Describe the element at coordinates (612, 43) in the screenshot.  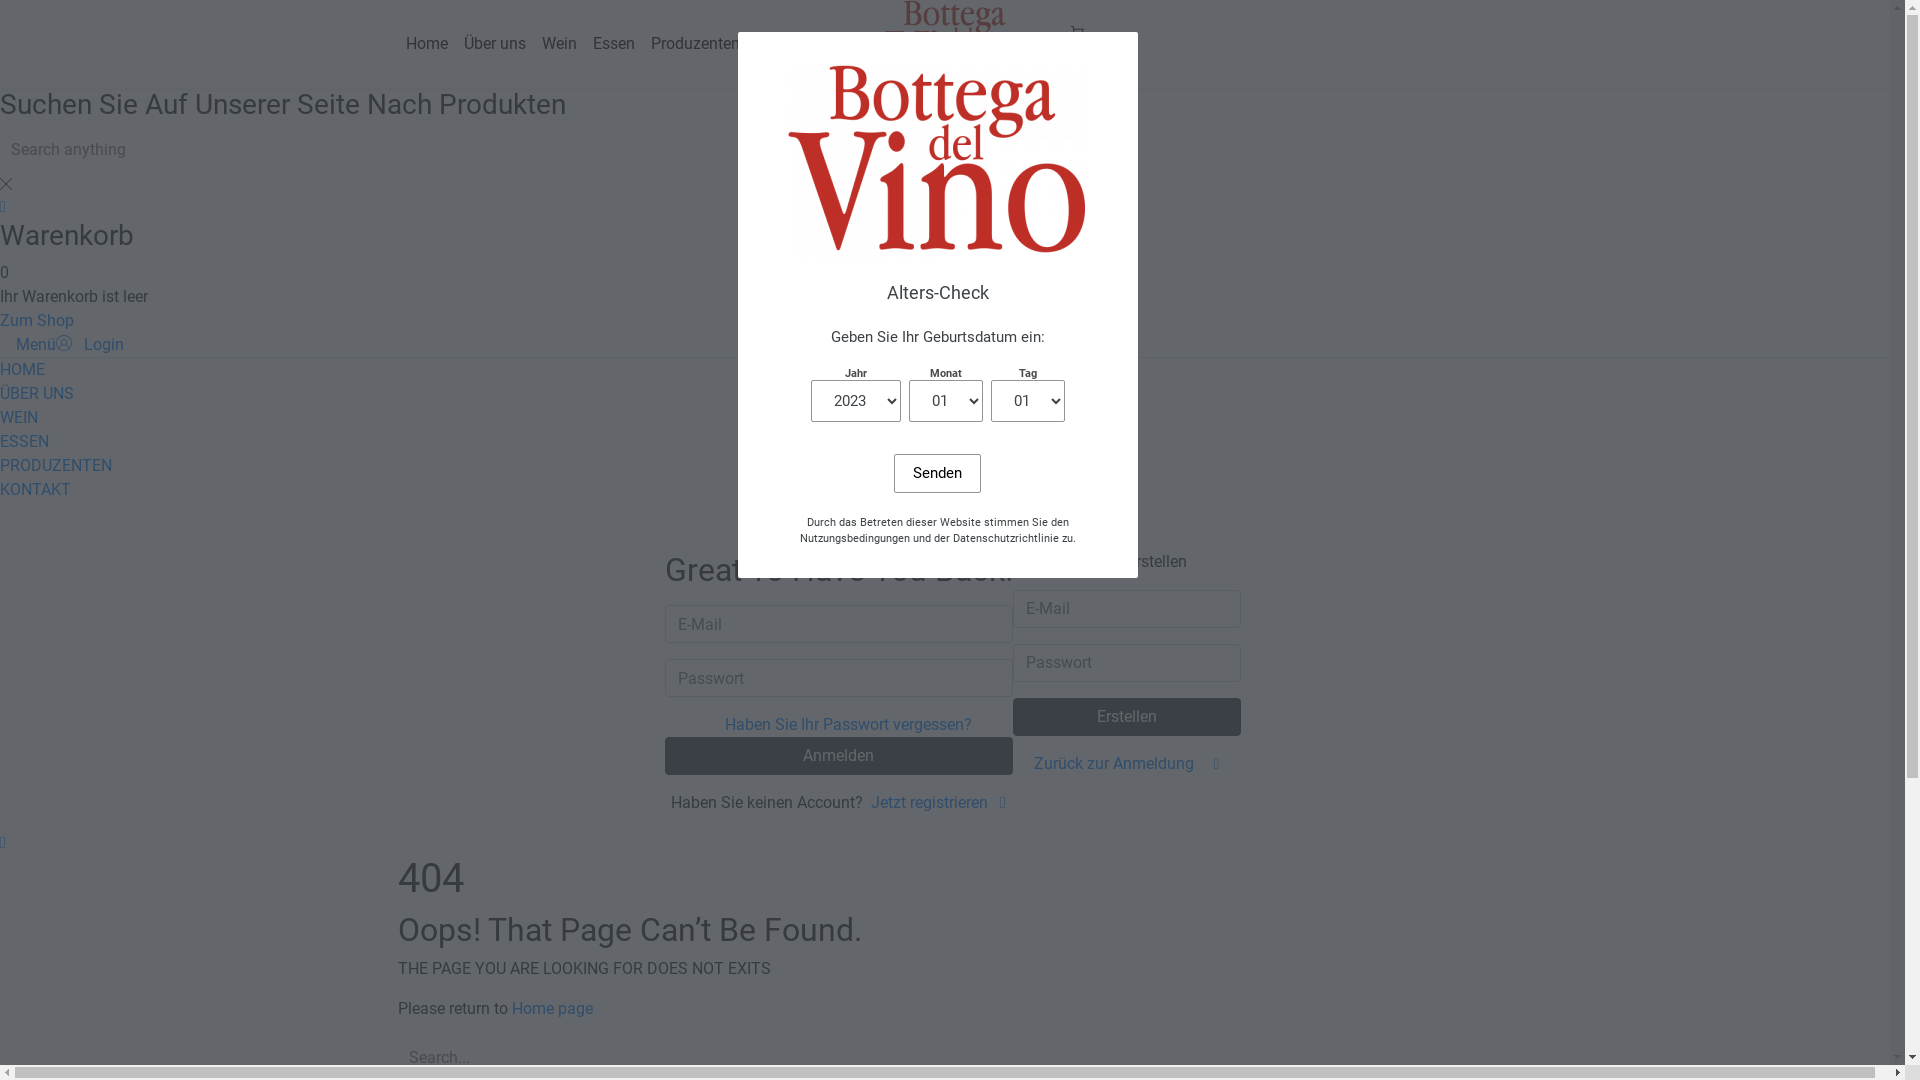
I see `'Essen'` at that location.